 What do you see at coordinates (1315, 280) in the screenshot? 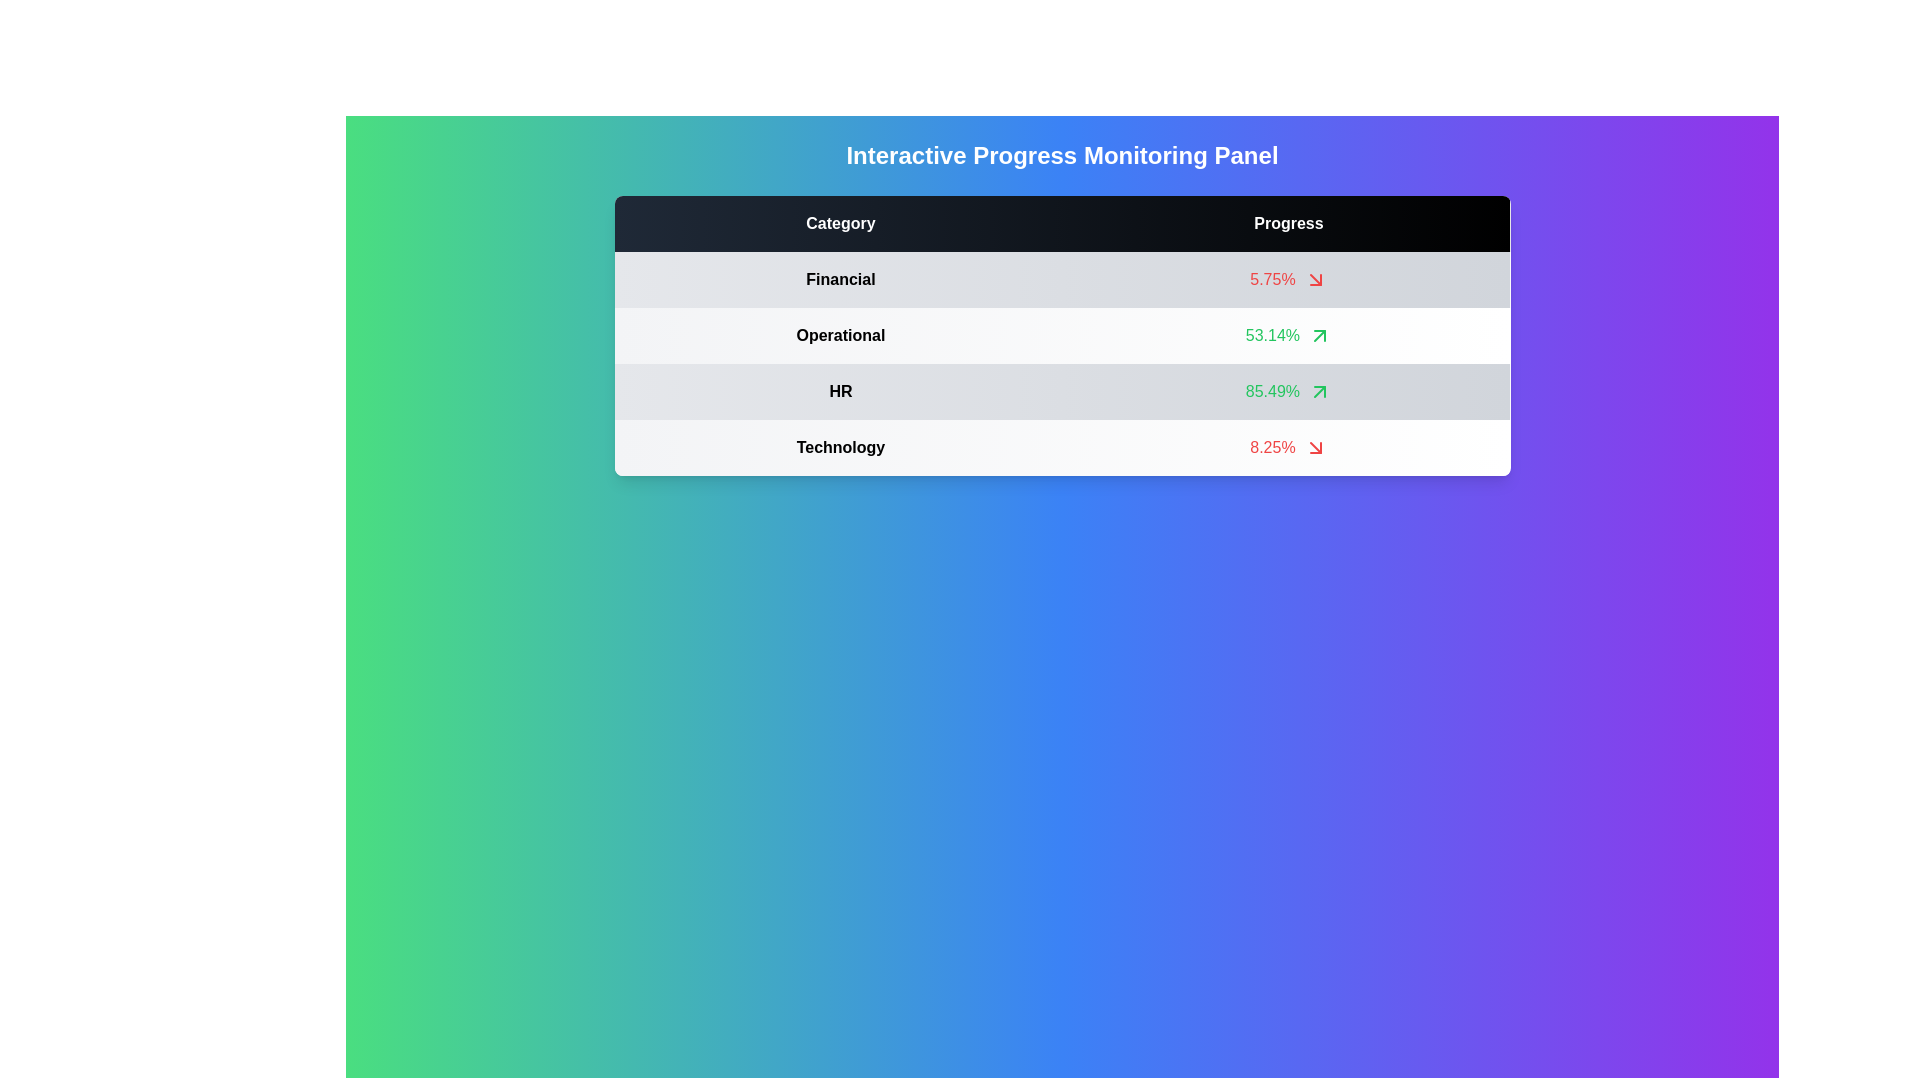
I see `the arrow indicator next to the progress value for the category Financial` at bounding box center [1315, 280].